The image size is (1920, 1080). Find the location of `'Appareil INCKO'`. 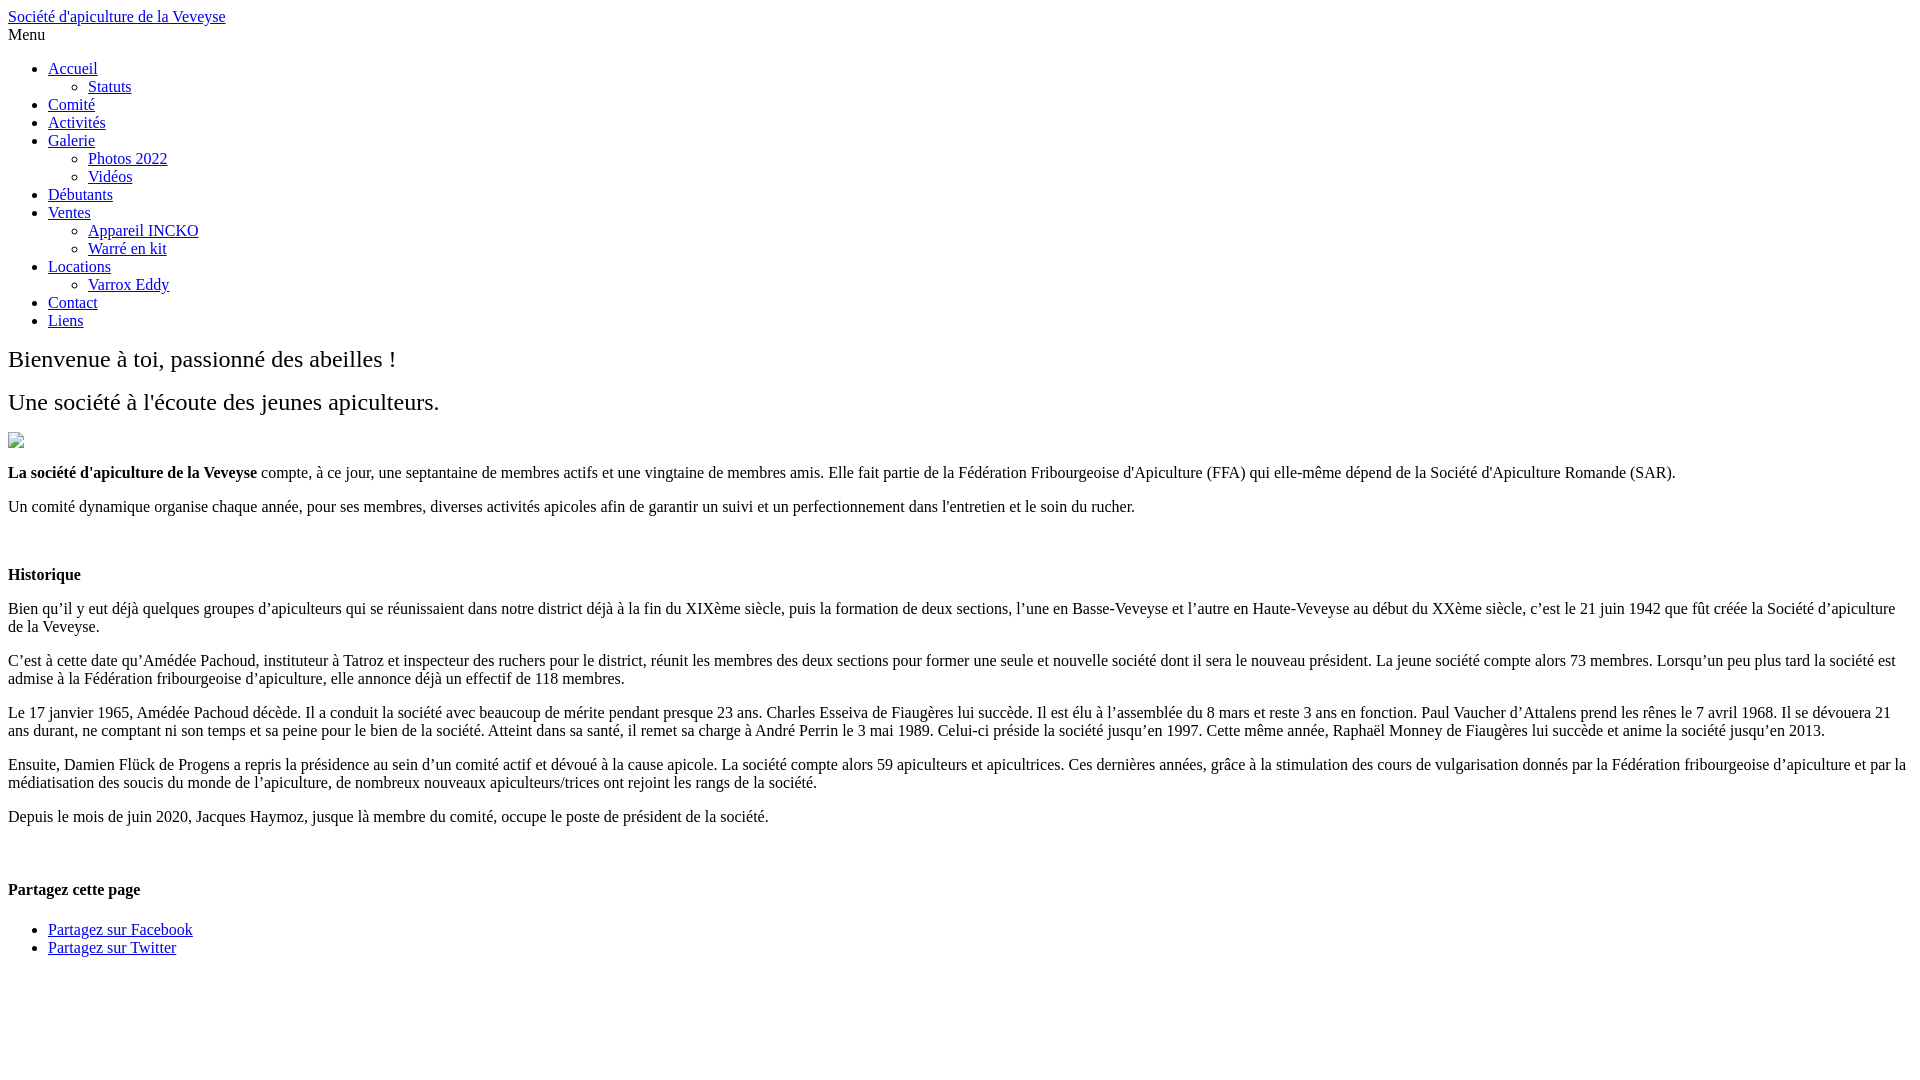

'Appareil INCKO' is located at coordinates (142, 229).